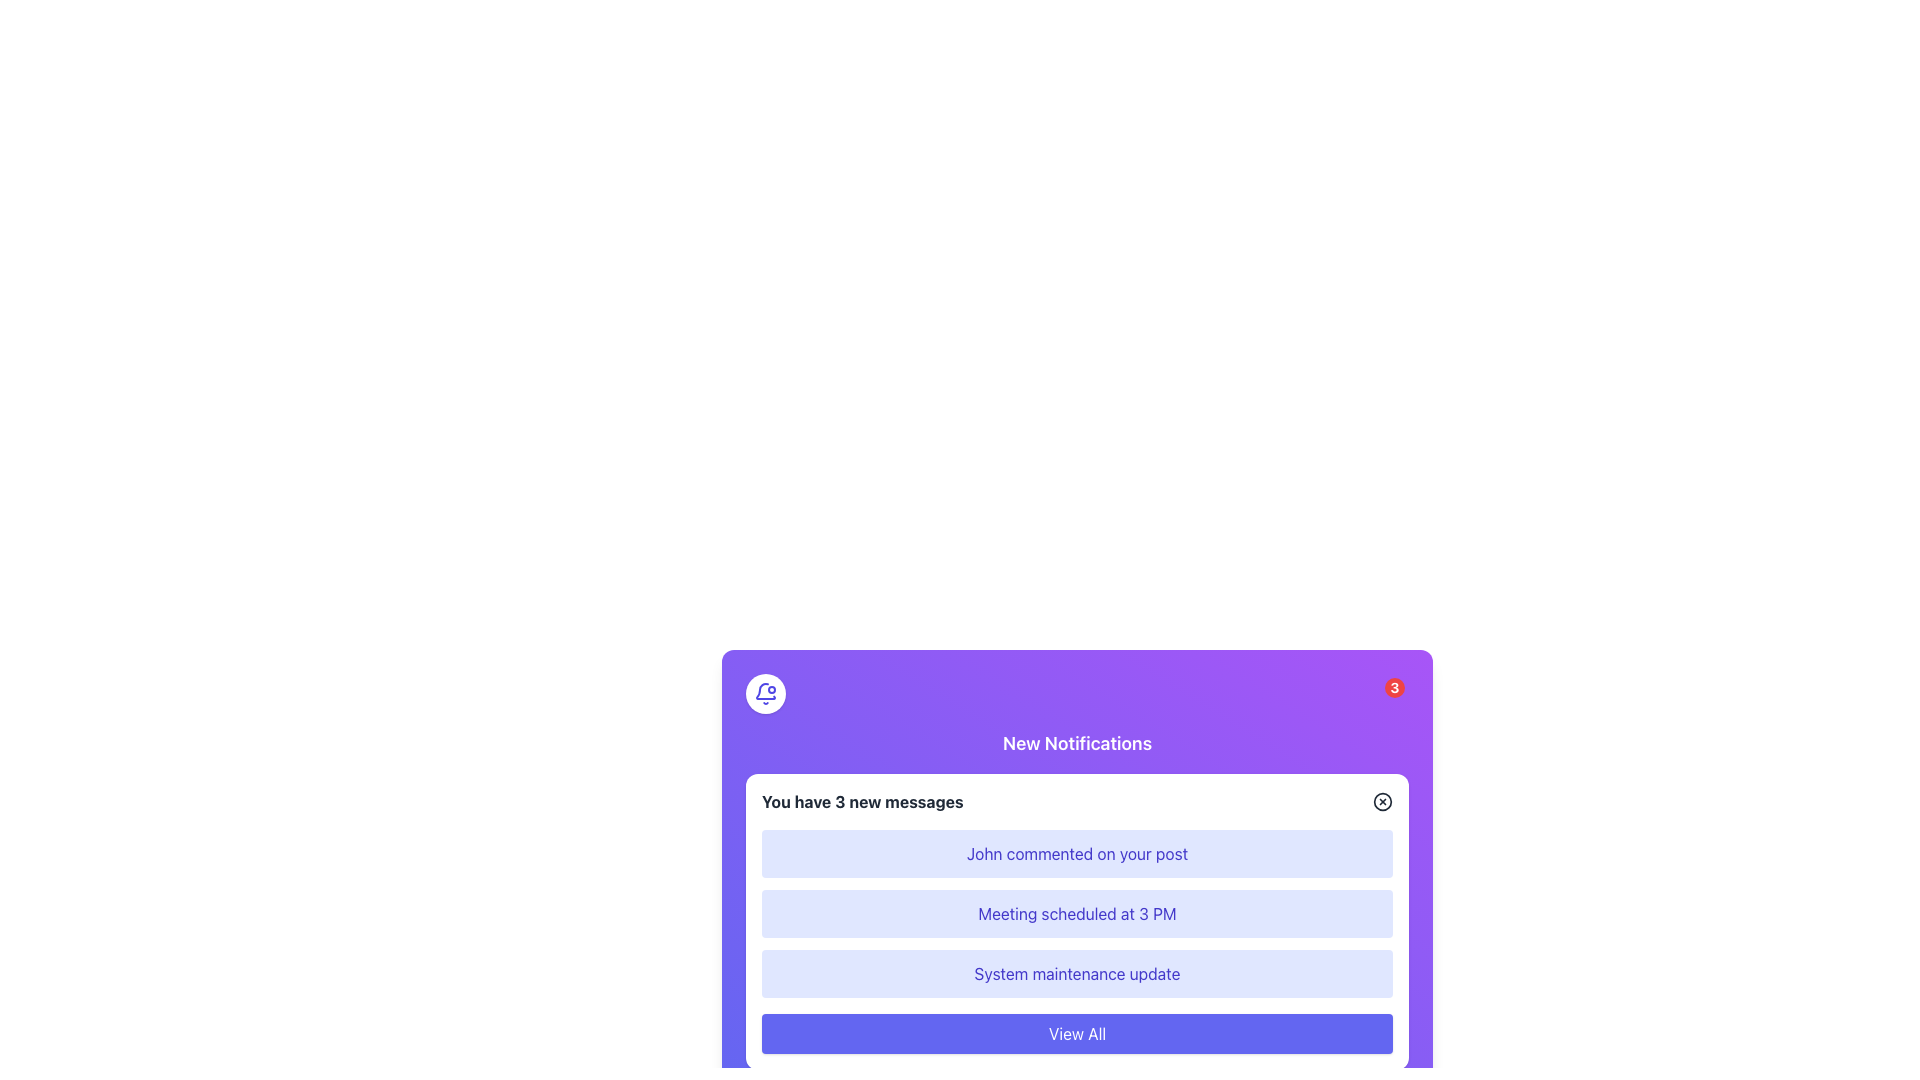 This screenshot has height=1080, width=1920. Describe the element at coordinates (1076, 1033) in the screenshot. I see `the 'View All' button, which is a rectangular button with a purple background and white text, located at the bottom of the notification panel` at that location.